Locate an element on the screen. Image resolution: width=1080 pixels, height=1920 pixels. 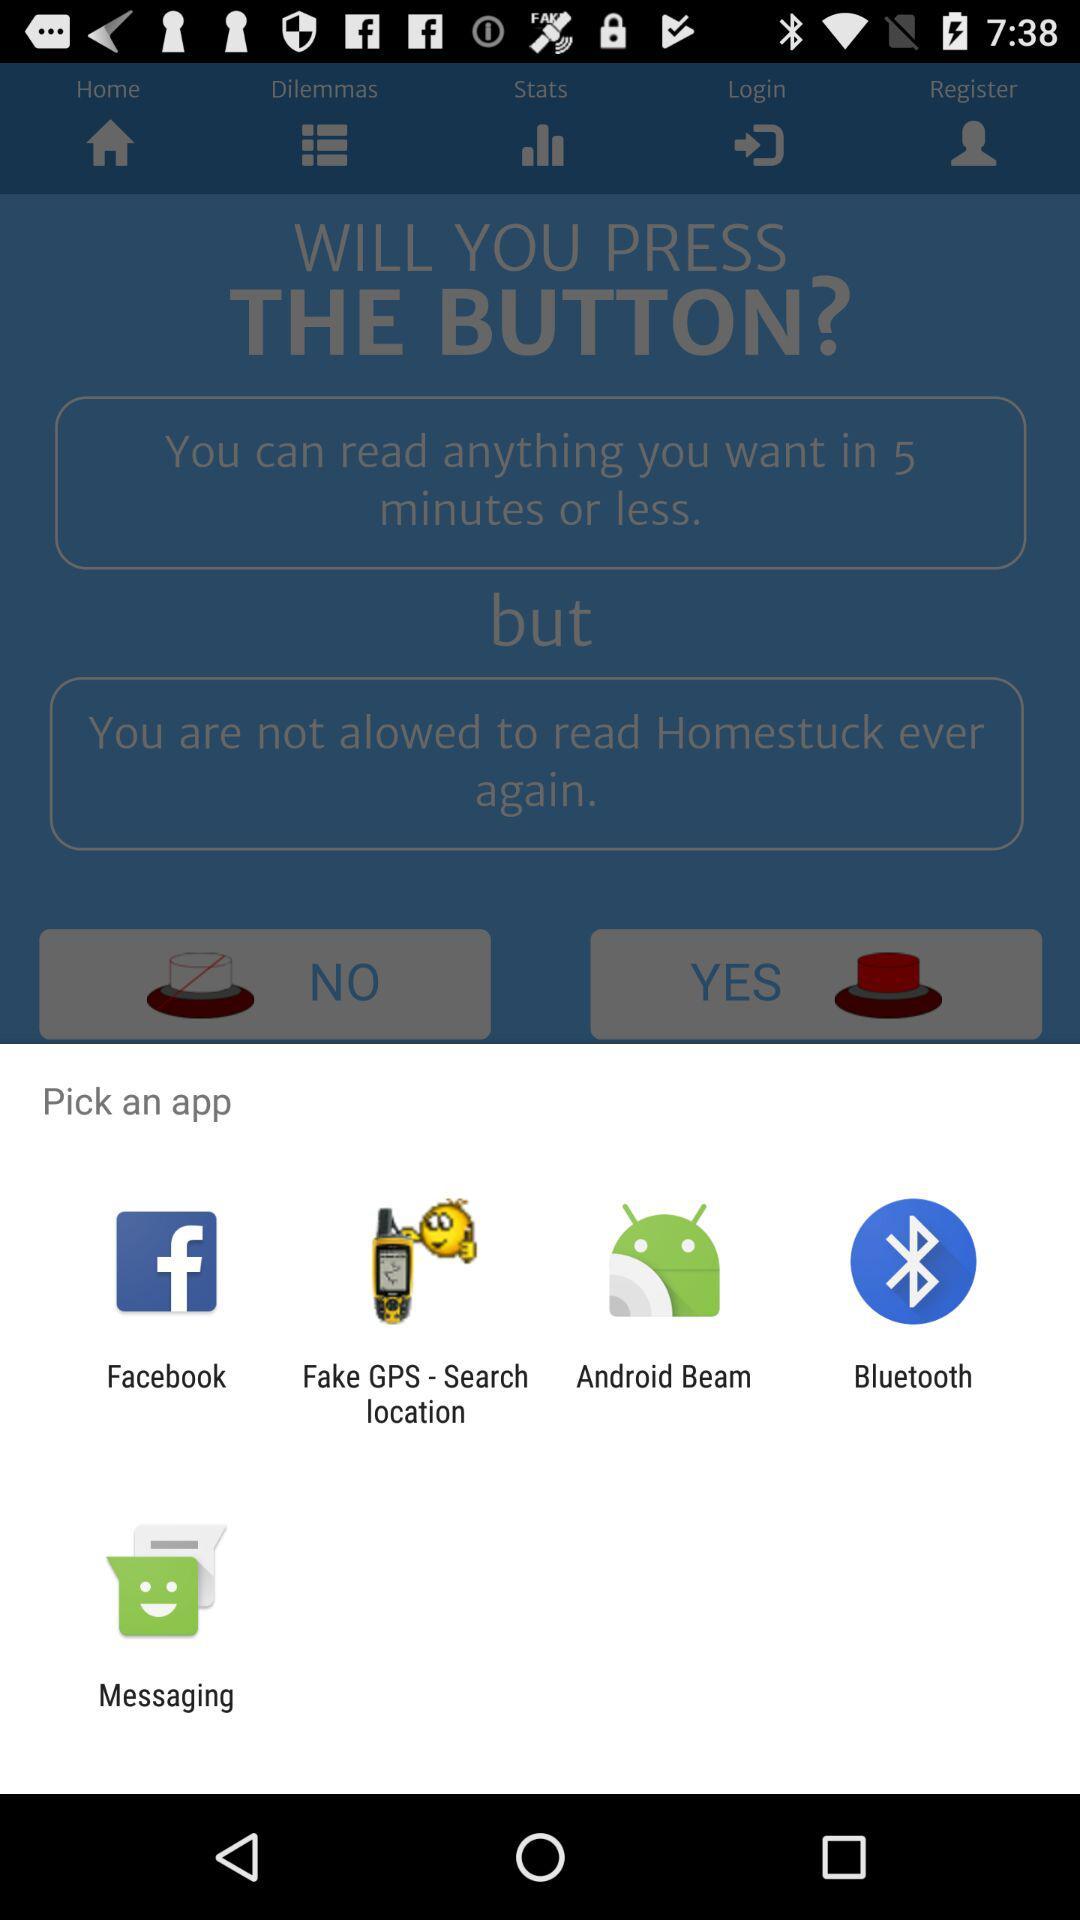
the messaging icon is located at coordinates (165, 1711).